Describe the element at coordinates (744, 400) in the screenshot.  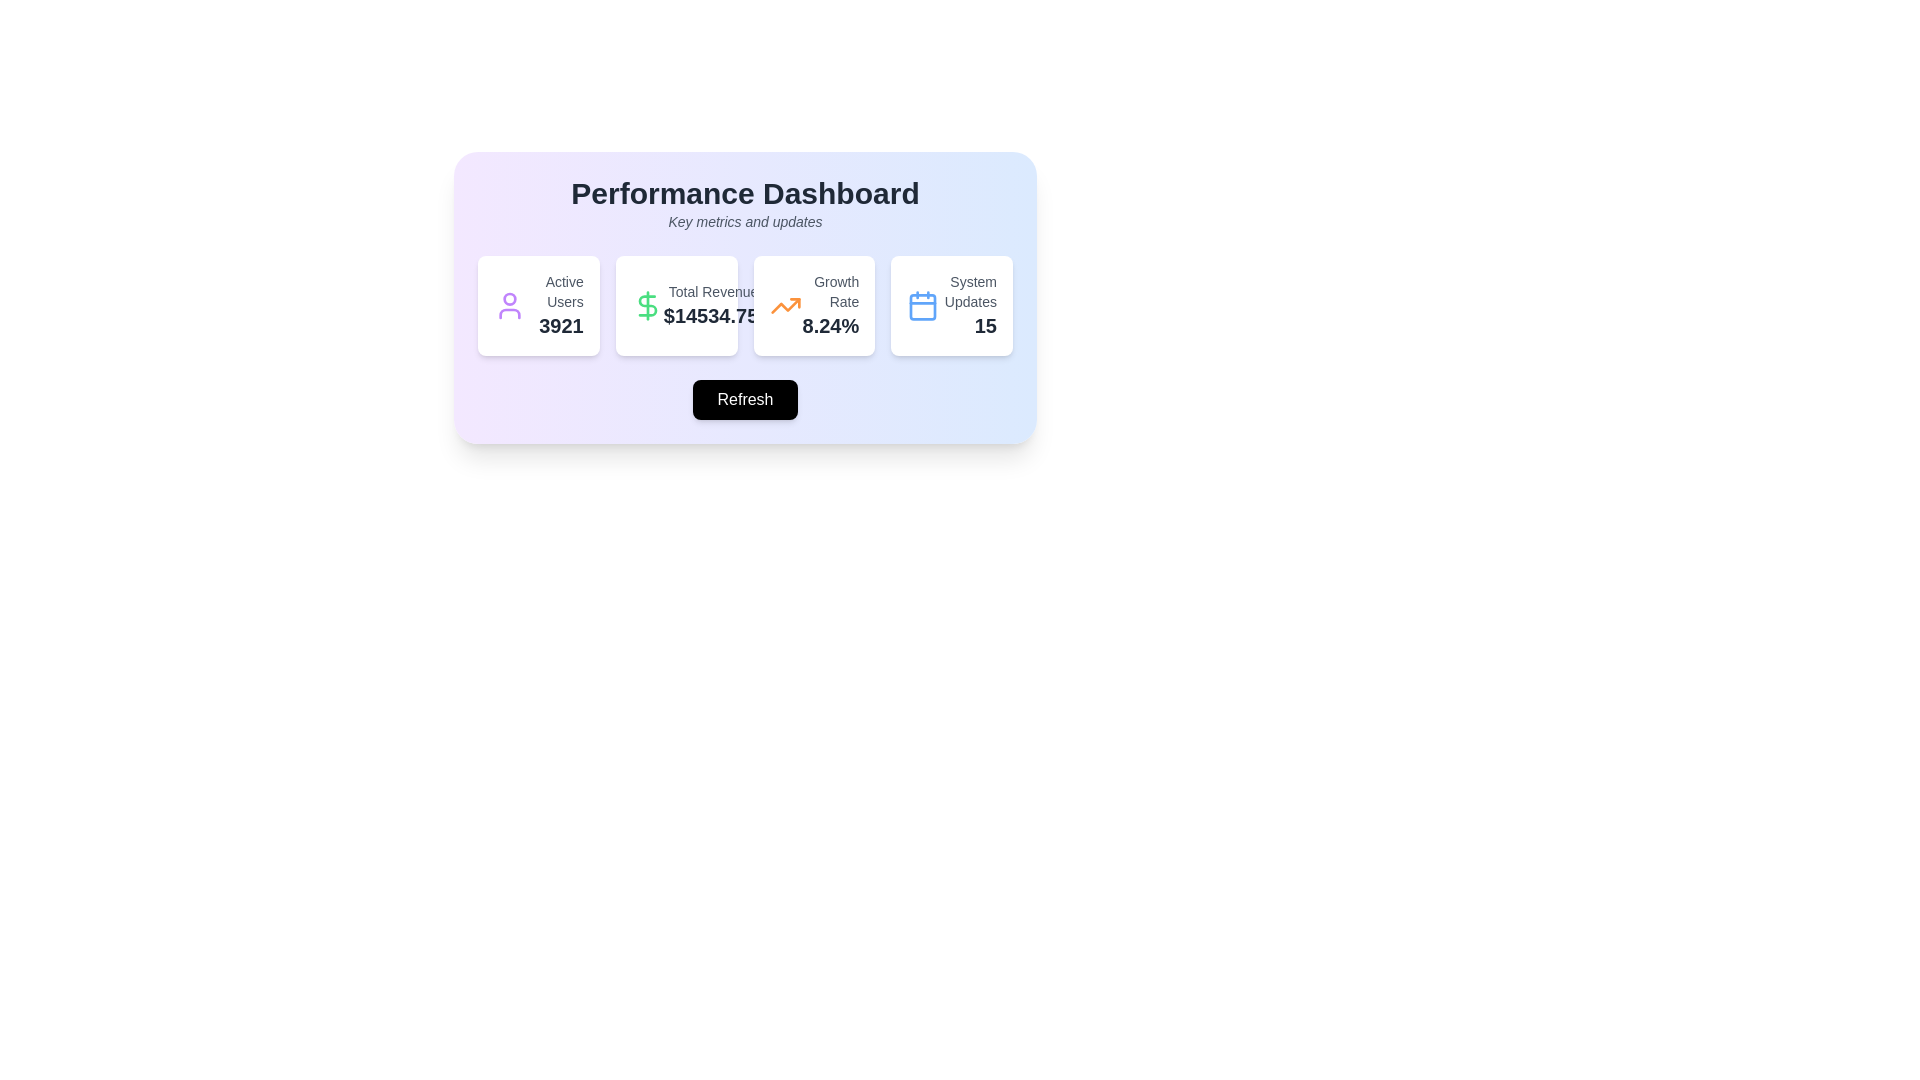
I see `the 'Refresh' button, which has a black background, white bold text, and rounded corners, located at the bottom-center of the performance dashboard section` at that location.